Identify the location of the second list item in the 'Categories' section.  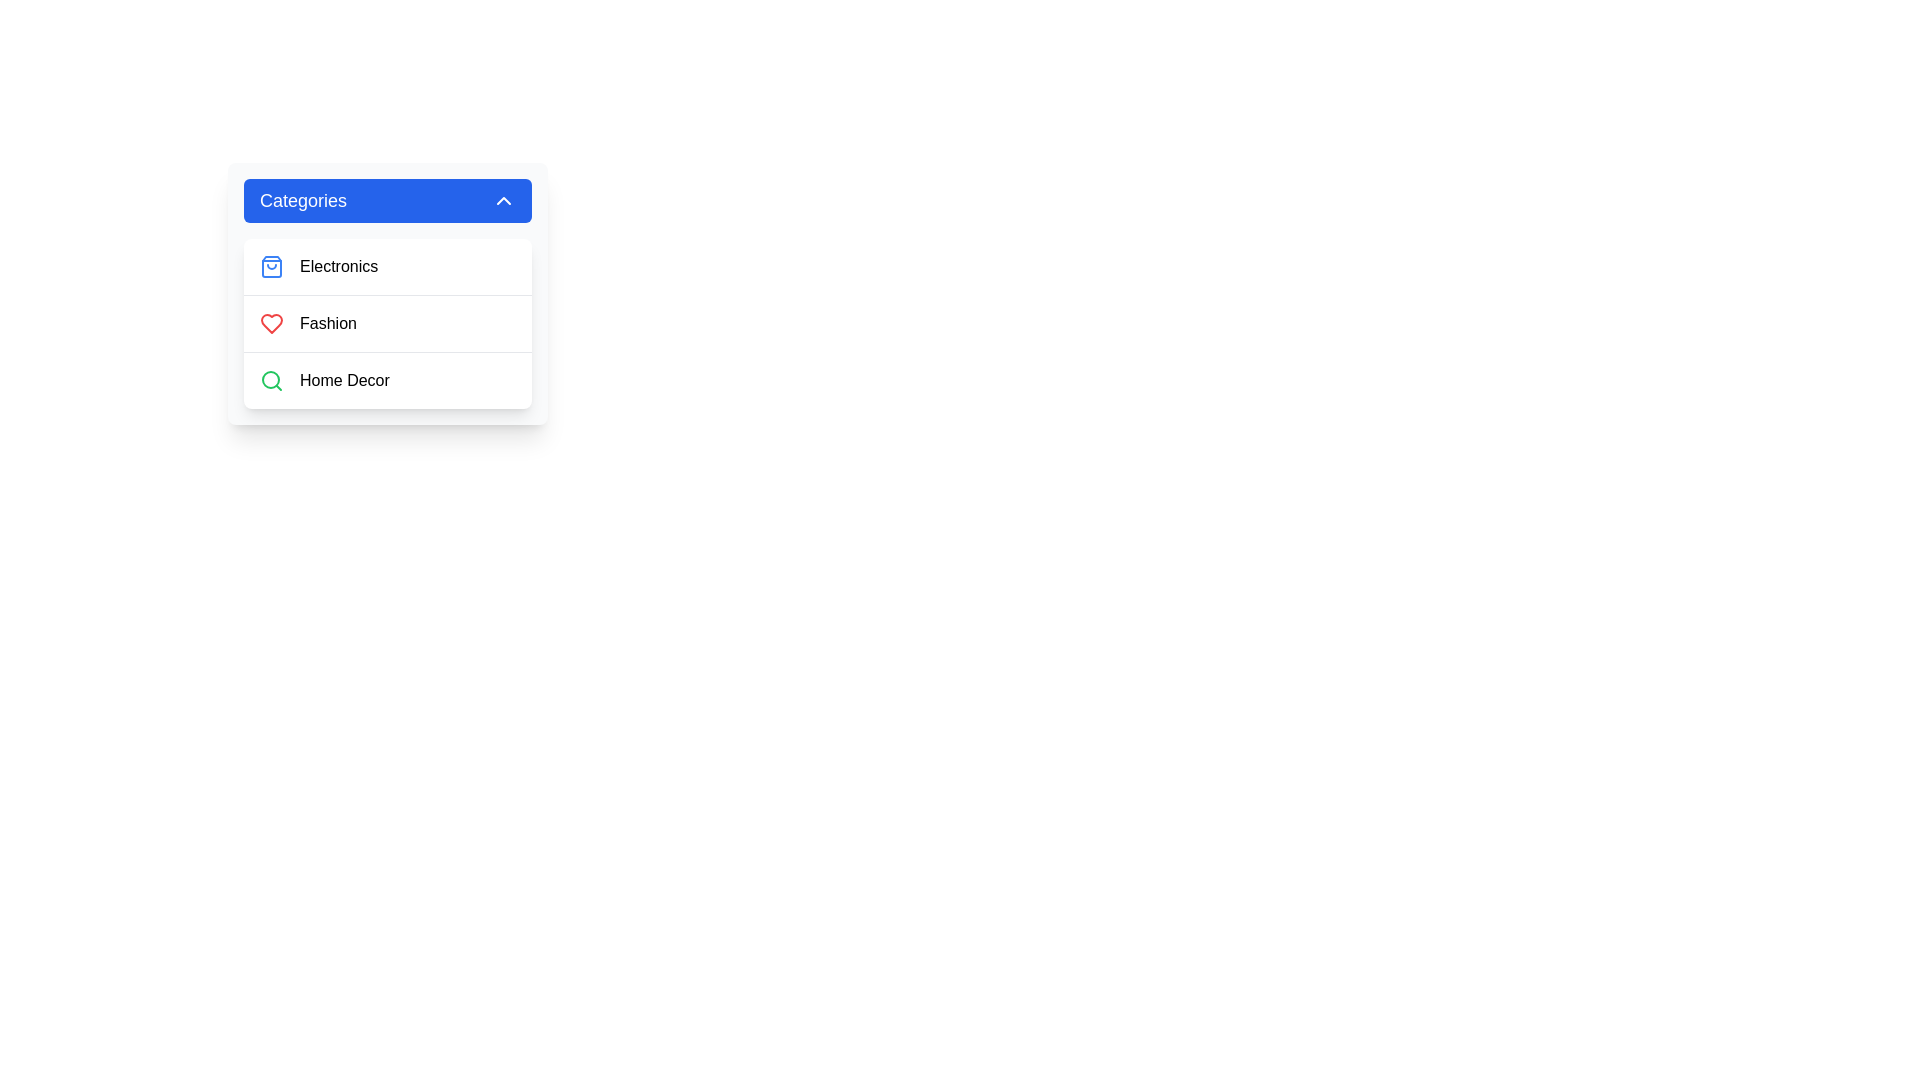
(388, 323).